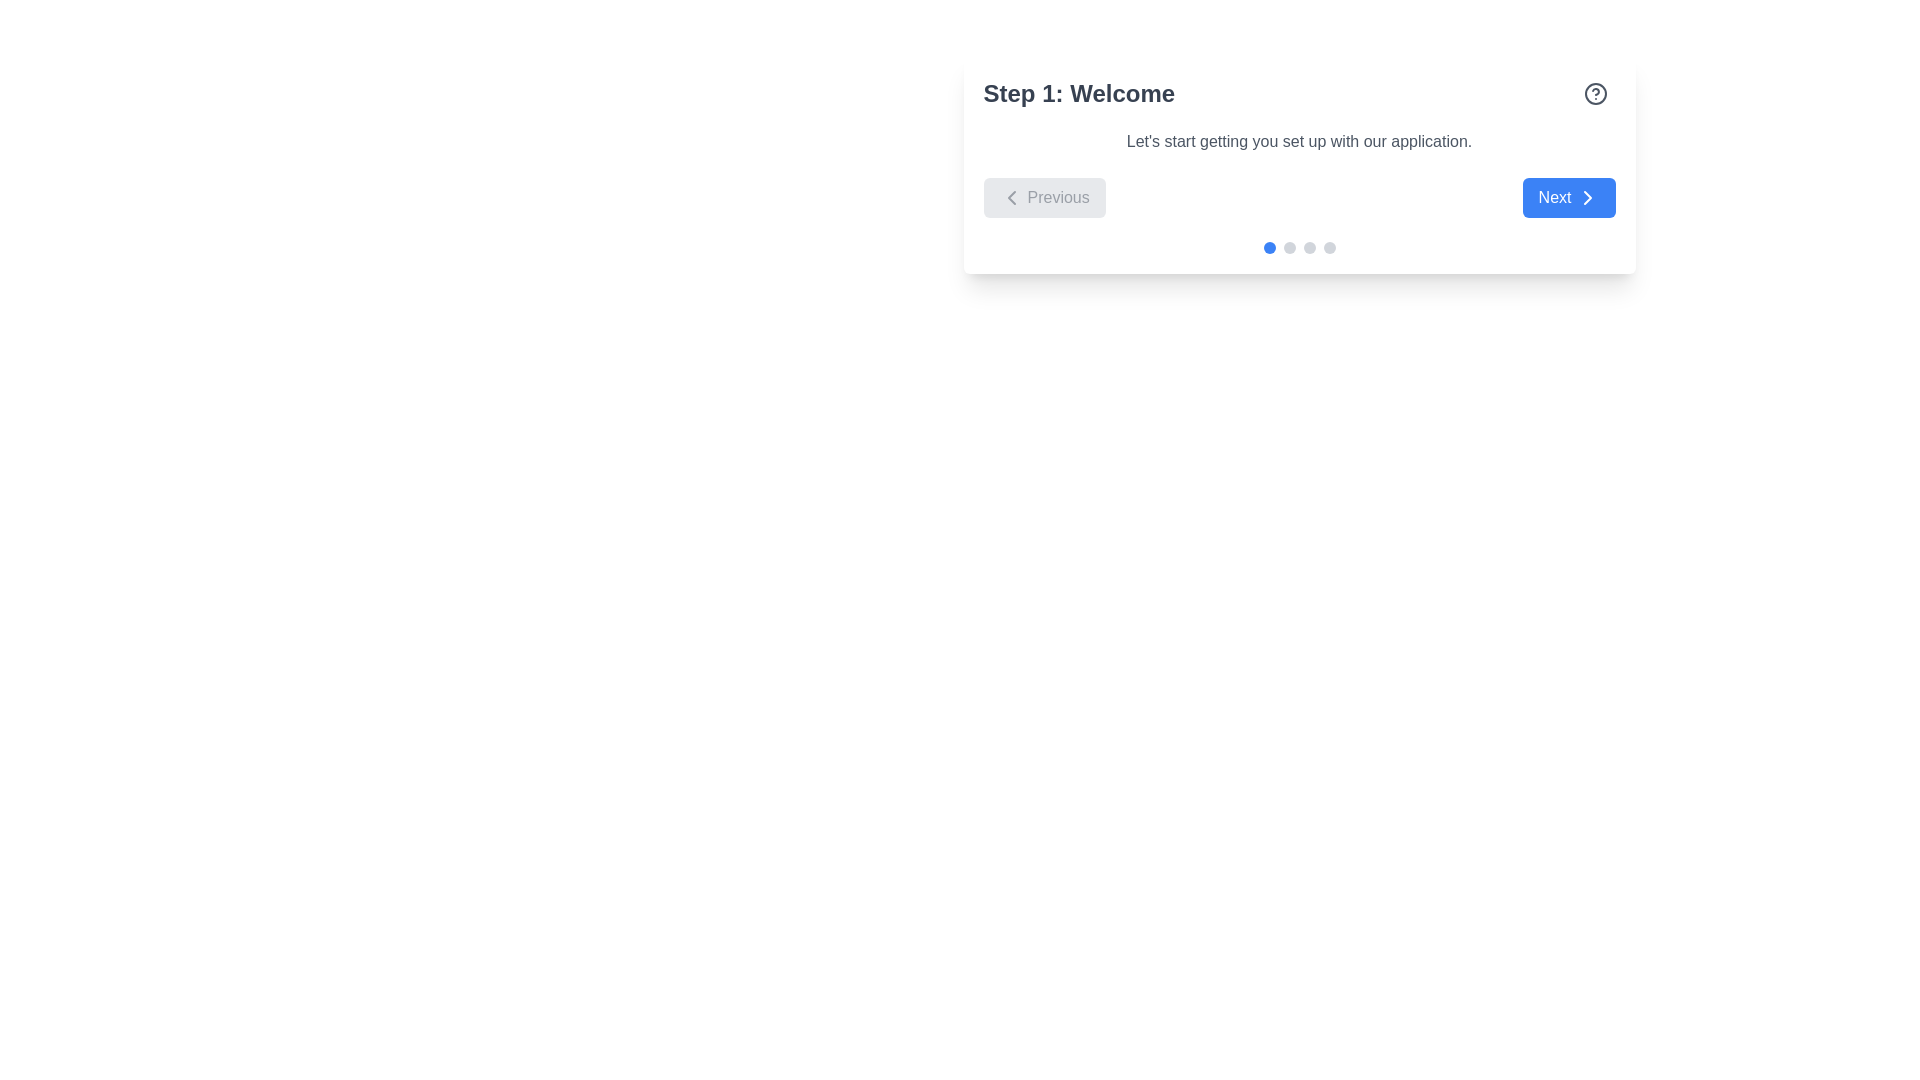 The width and height of the screenshot is (1920, 1080). I want to click on the 'Next' button located on the right side of the navigation bar, so click(1568, 197).